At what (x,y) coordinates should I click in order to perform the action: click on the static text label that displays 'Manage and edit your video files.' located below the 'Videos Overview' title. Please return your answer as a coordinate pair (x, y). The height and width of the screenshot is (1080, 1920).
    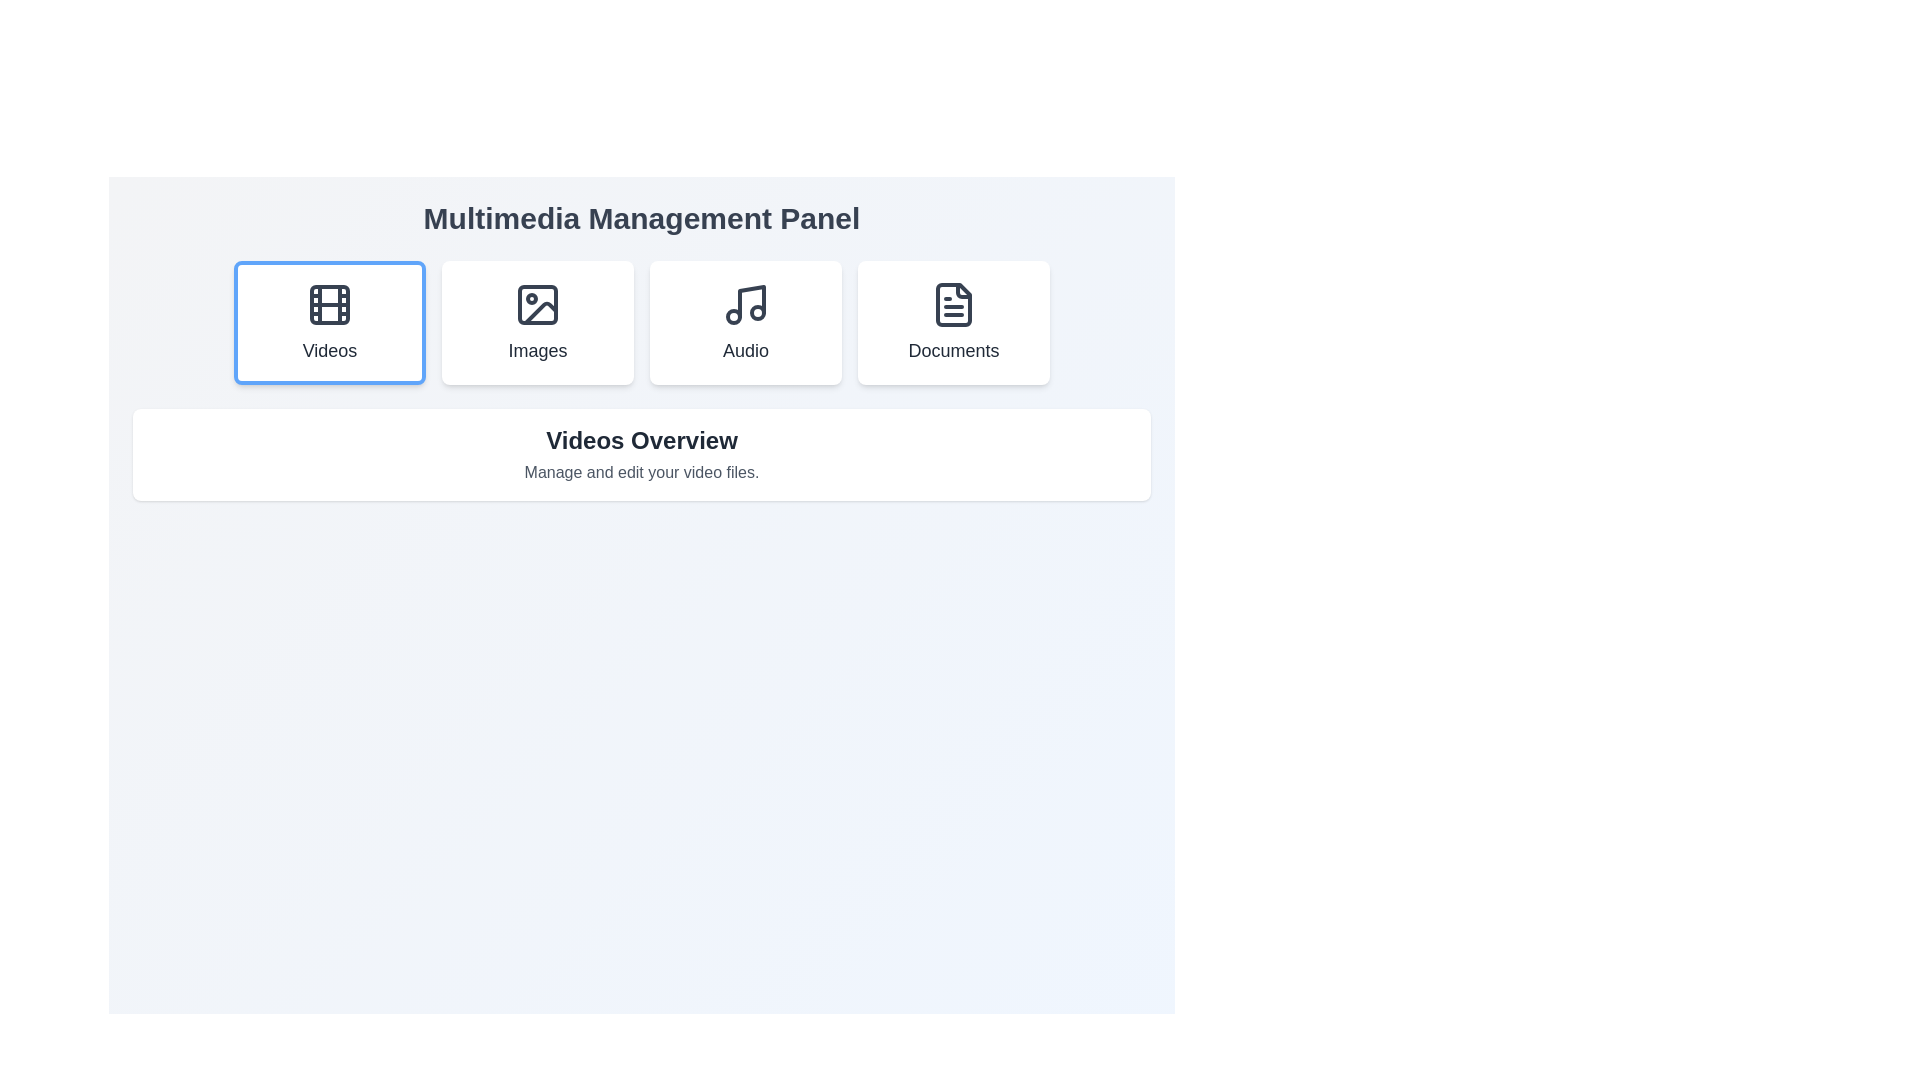
    Looking at the image, I should click on (642, 473).